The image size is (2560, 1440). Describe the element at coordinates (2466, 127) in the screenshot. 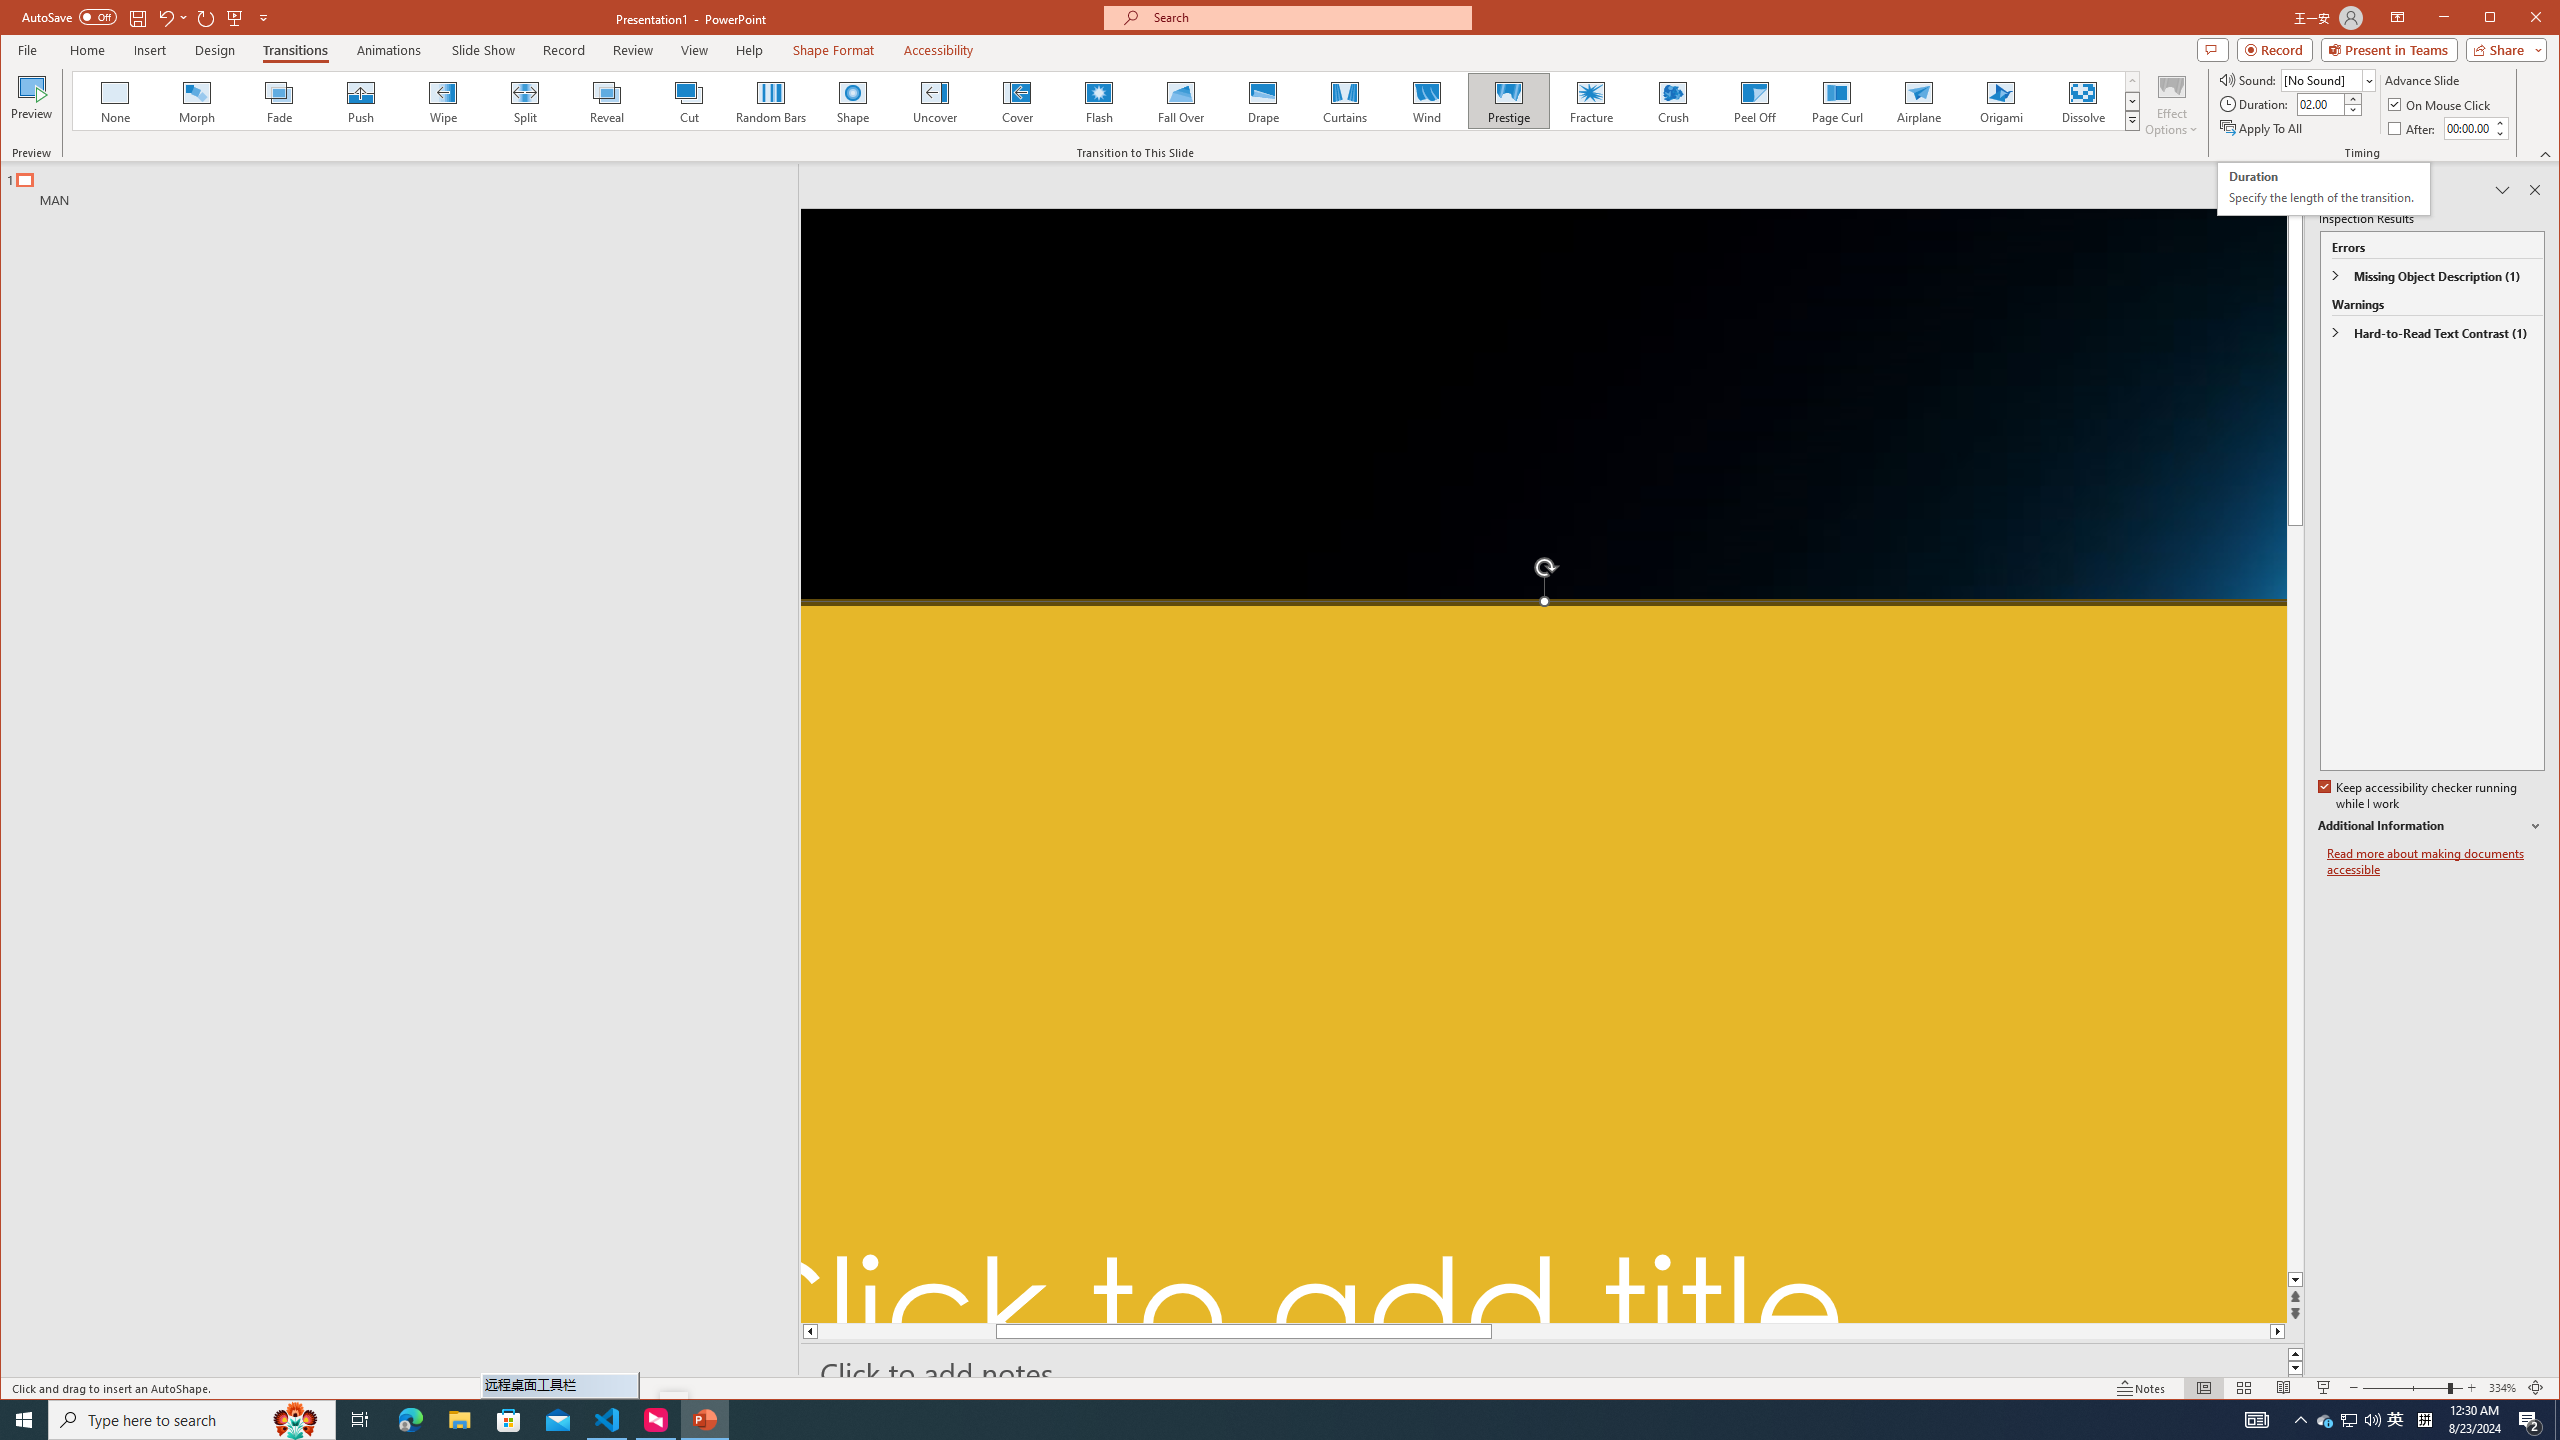

I see `'After'` at that location.